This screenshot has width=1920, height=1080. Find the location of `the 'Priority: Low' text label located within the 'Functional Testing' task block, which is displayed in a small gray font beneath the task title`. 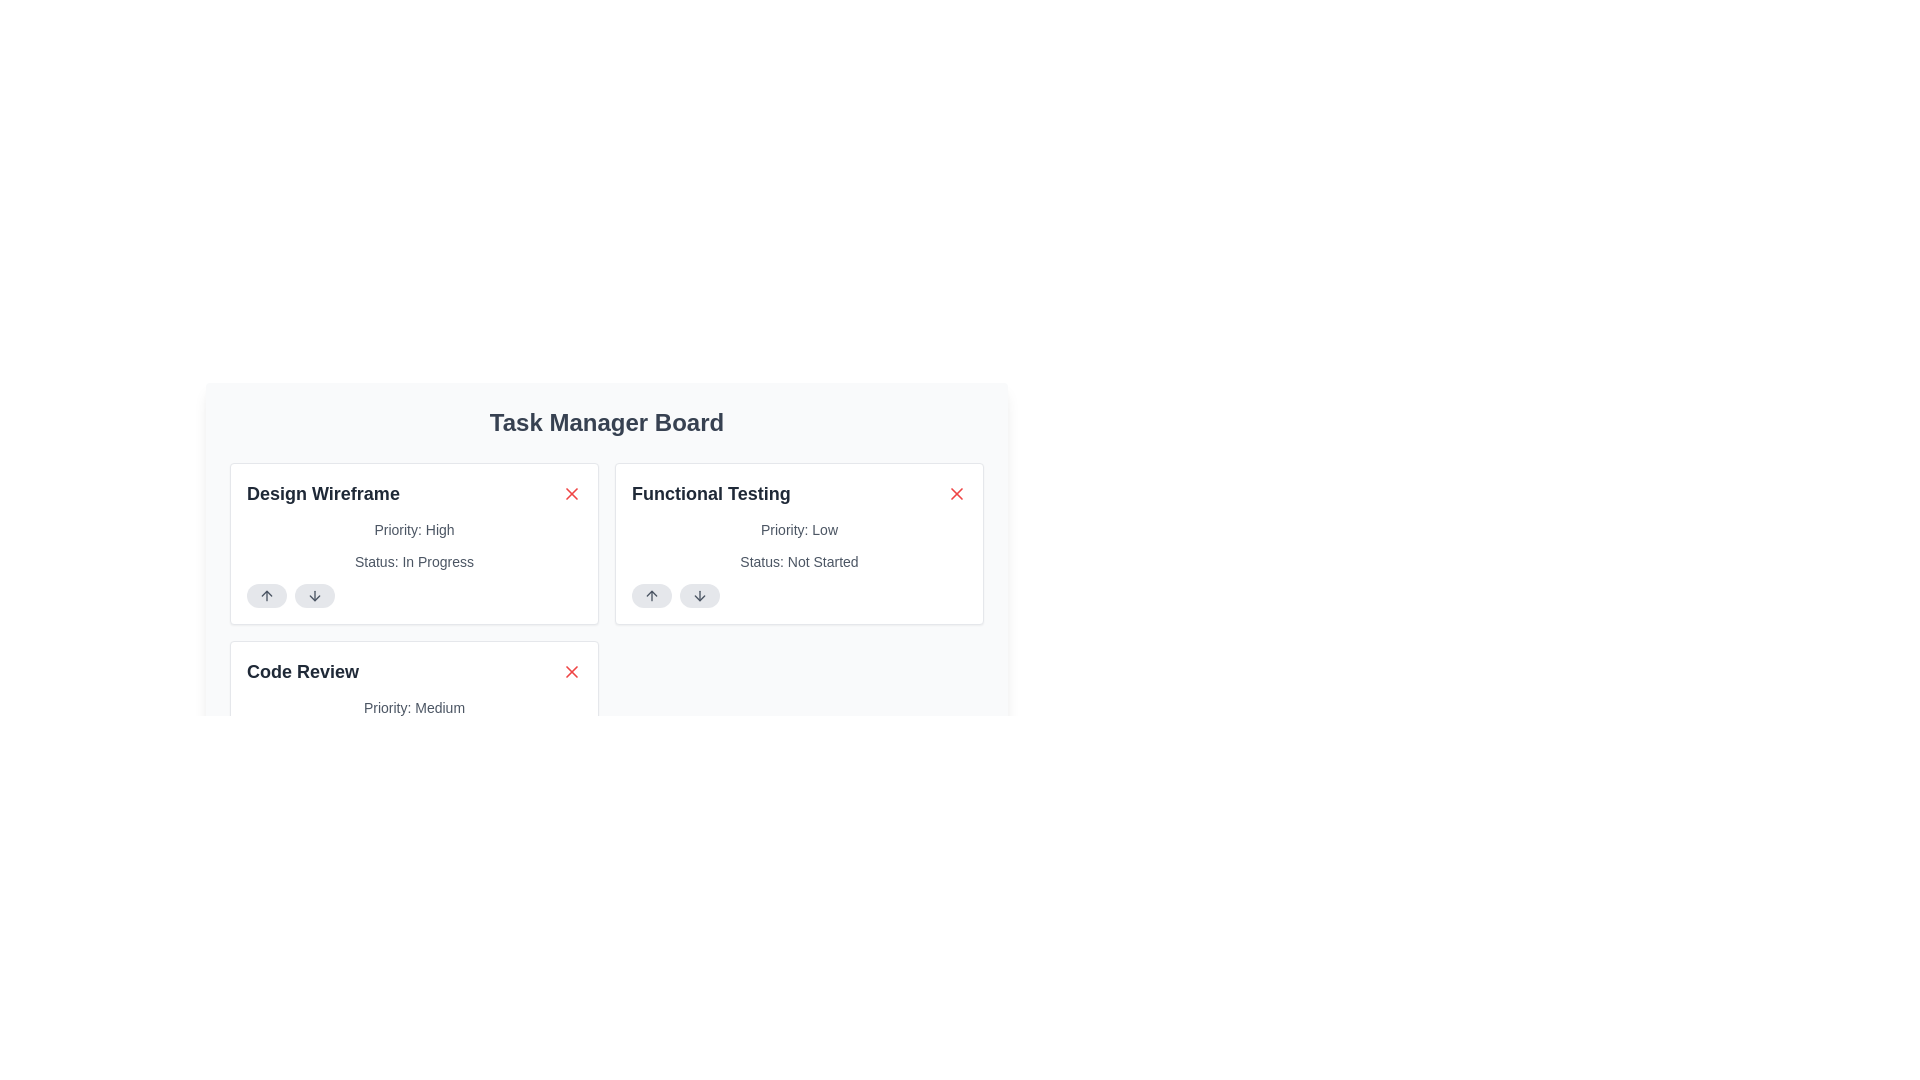

the 'Priority: Low' text label located within the 'Functional Testing' task block, which is displayed in a small gray font beneath the task title is located at coordinates (798, 528).